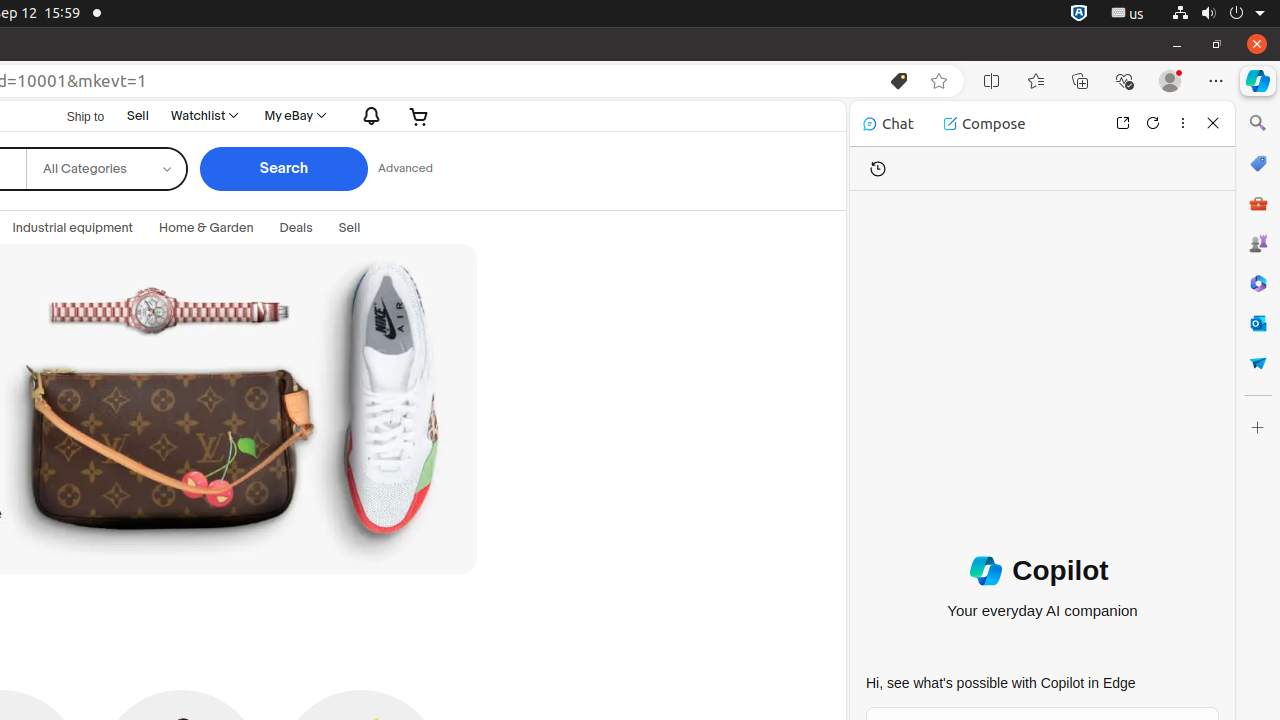 This screenshot has height=720, width=1280. Describe the element at coordinates (1256, 426) in the screenshot. I see `'Customize'` at that location.